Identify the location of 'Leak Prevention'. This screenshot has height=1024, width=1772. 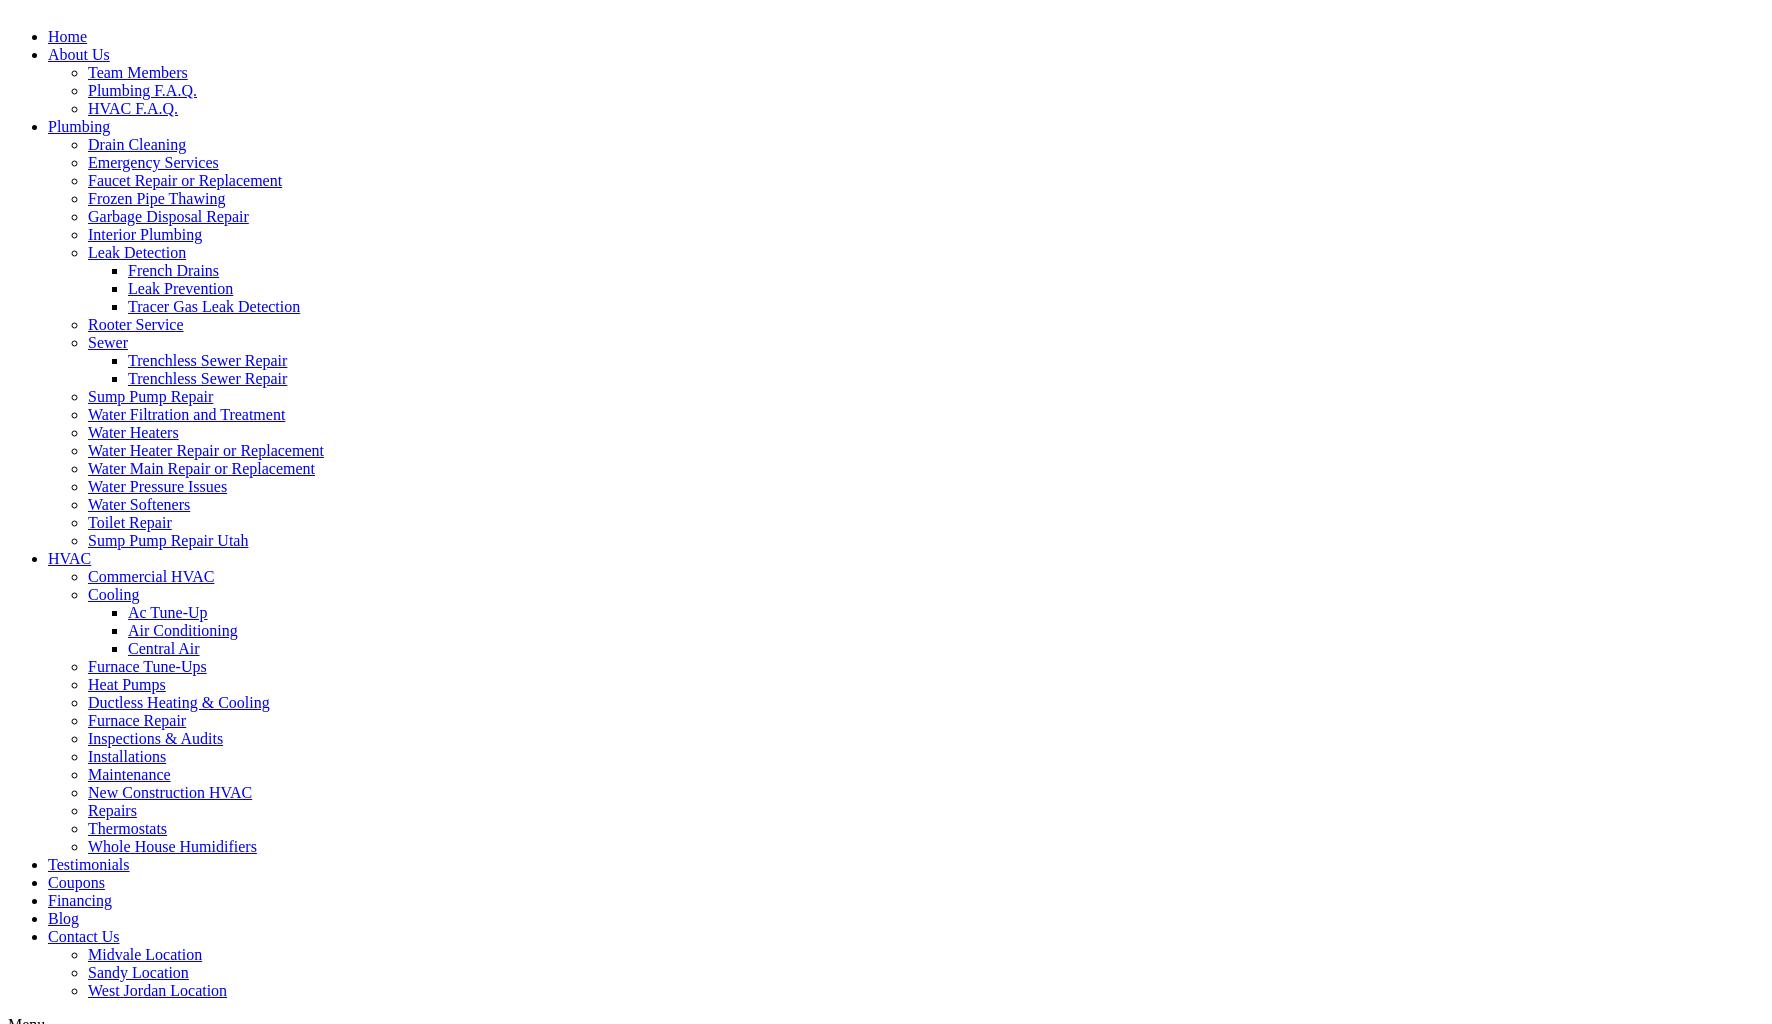
(127, 287).